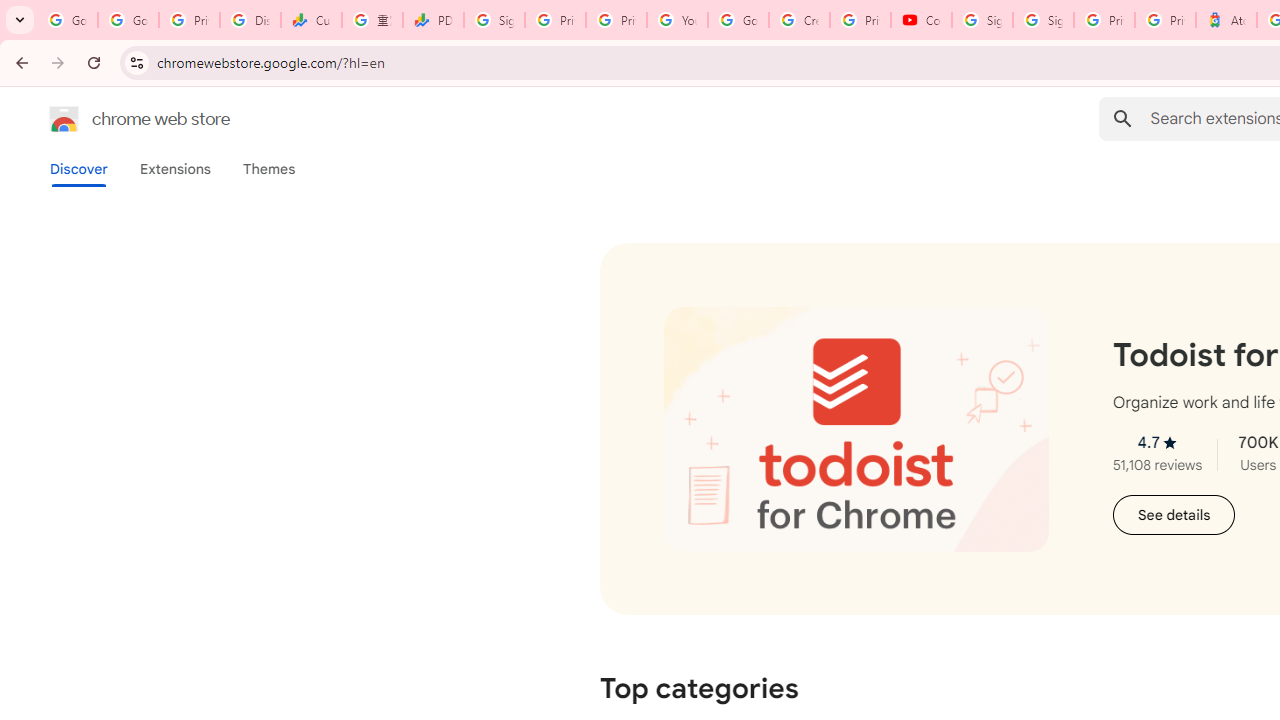 The width and height of the screenshot is (1280, 720). What do you see at coordinates (677, 20) in the screenshot?
I see `'YouTube'` at bounding box center [677, 20].